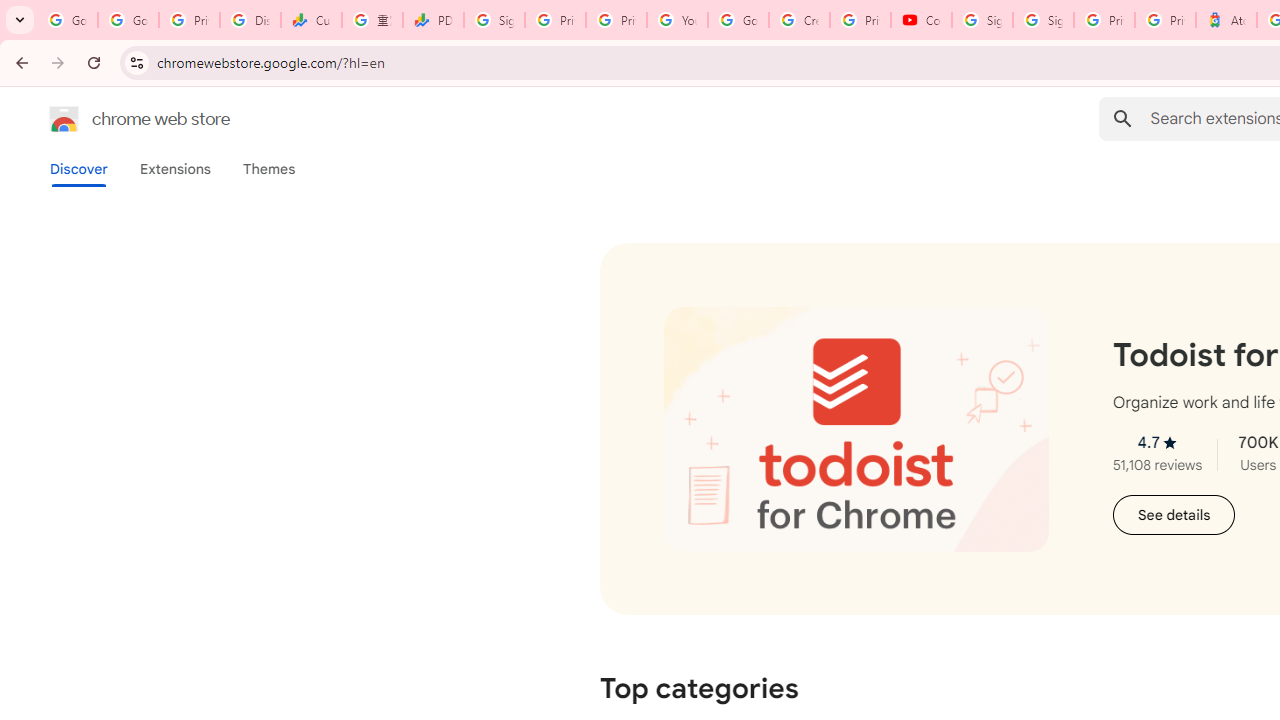 The width and height of the screenshot is (1280, 720). What do you see at coordinates (677, 20) in the screenshot?
I see `'YouTube'` at bounding box center [677, 20].